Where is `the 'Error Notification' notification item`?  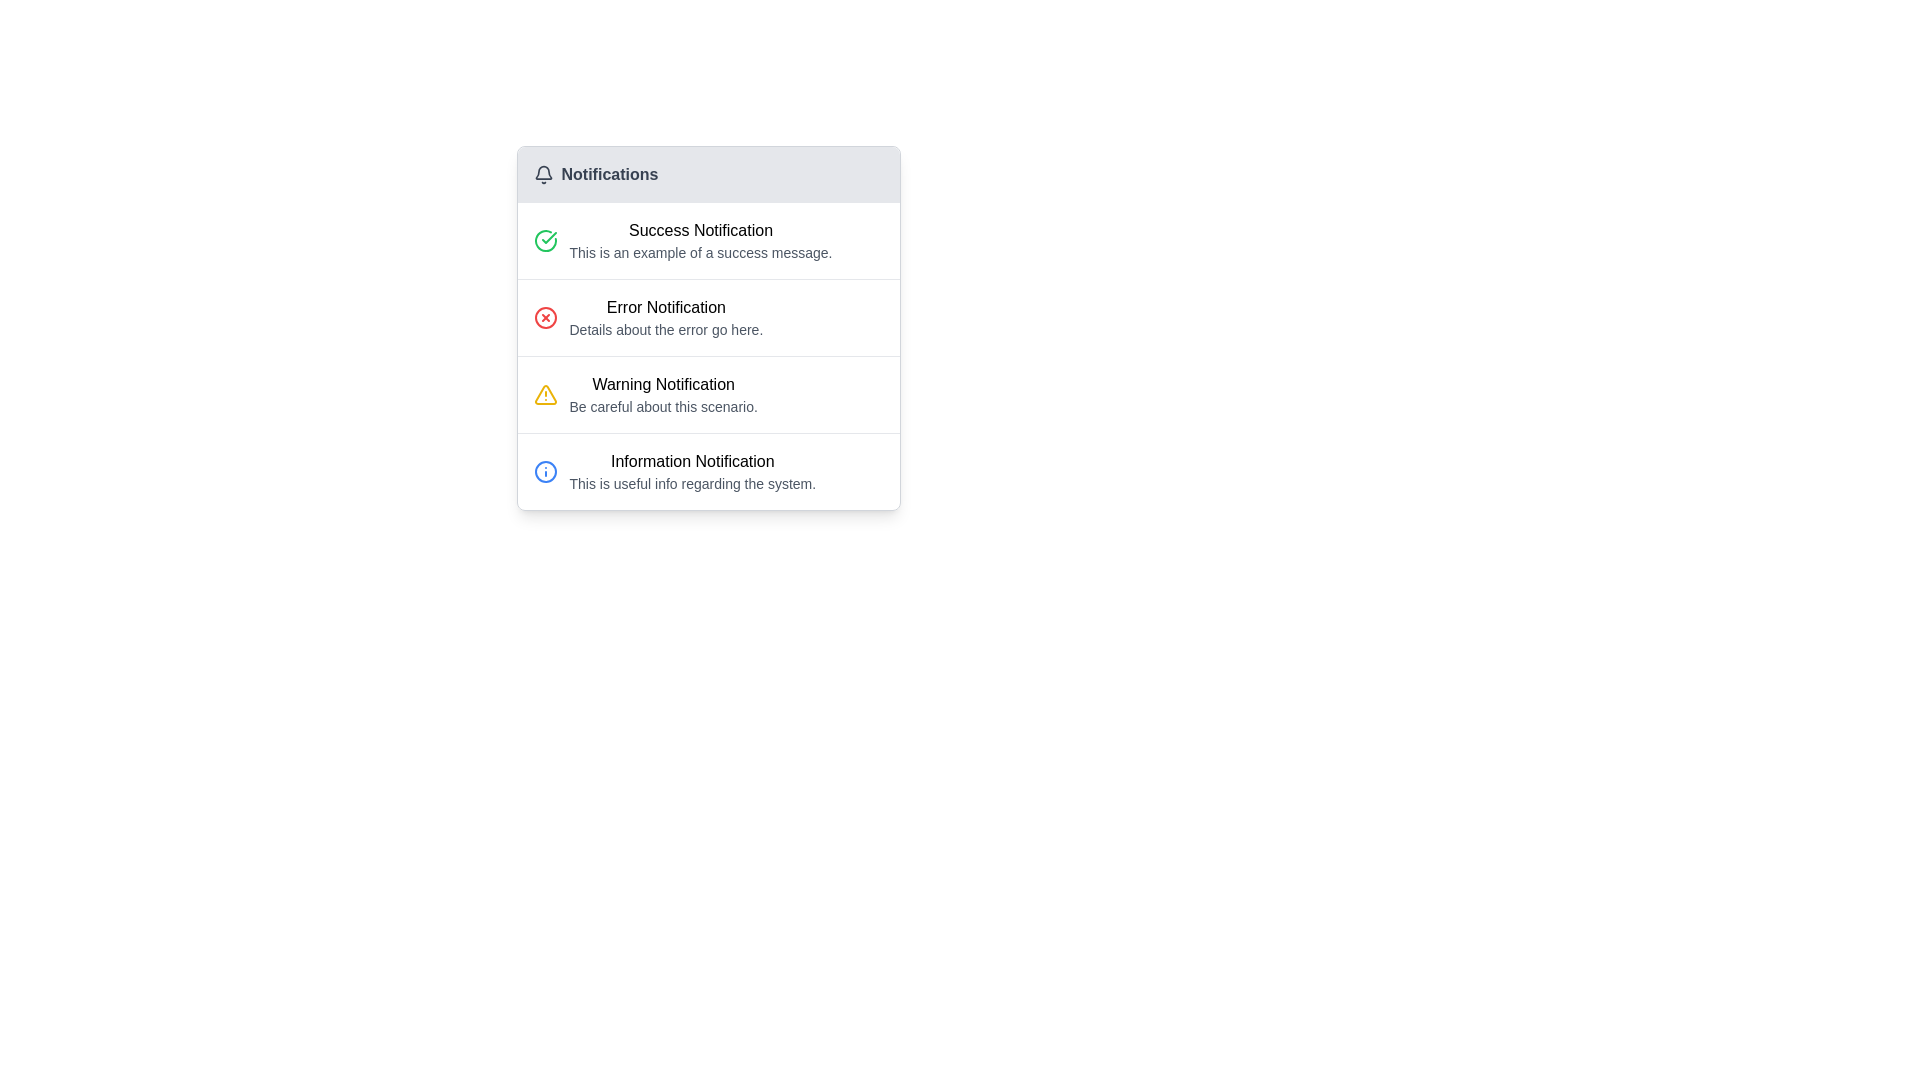 the 'Error Notification' notification item is located at coordinates (708, 317).